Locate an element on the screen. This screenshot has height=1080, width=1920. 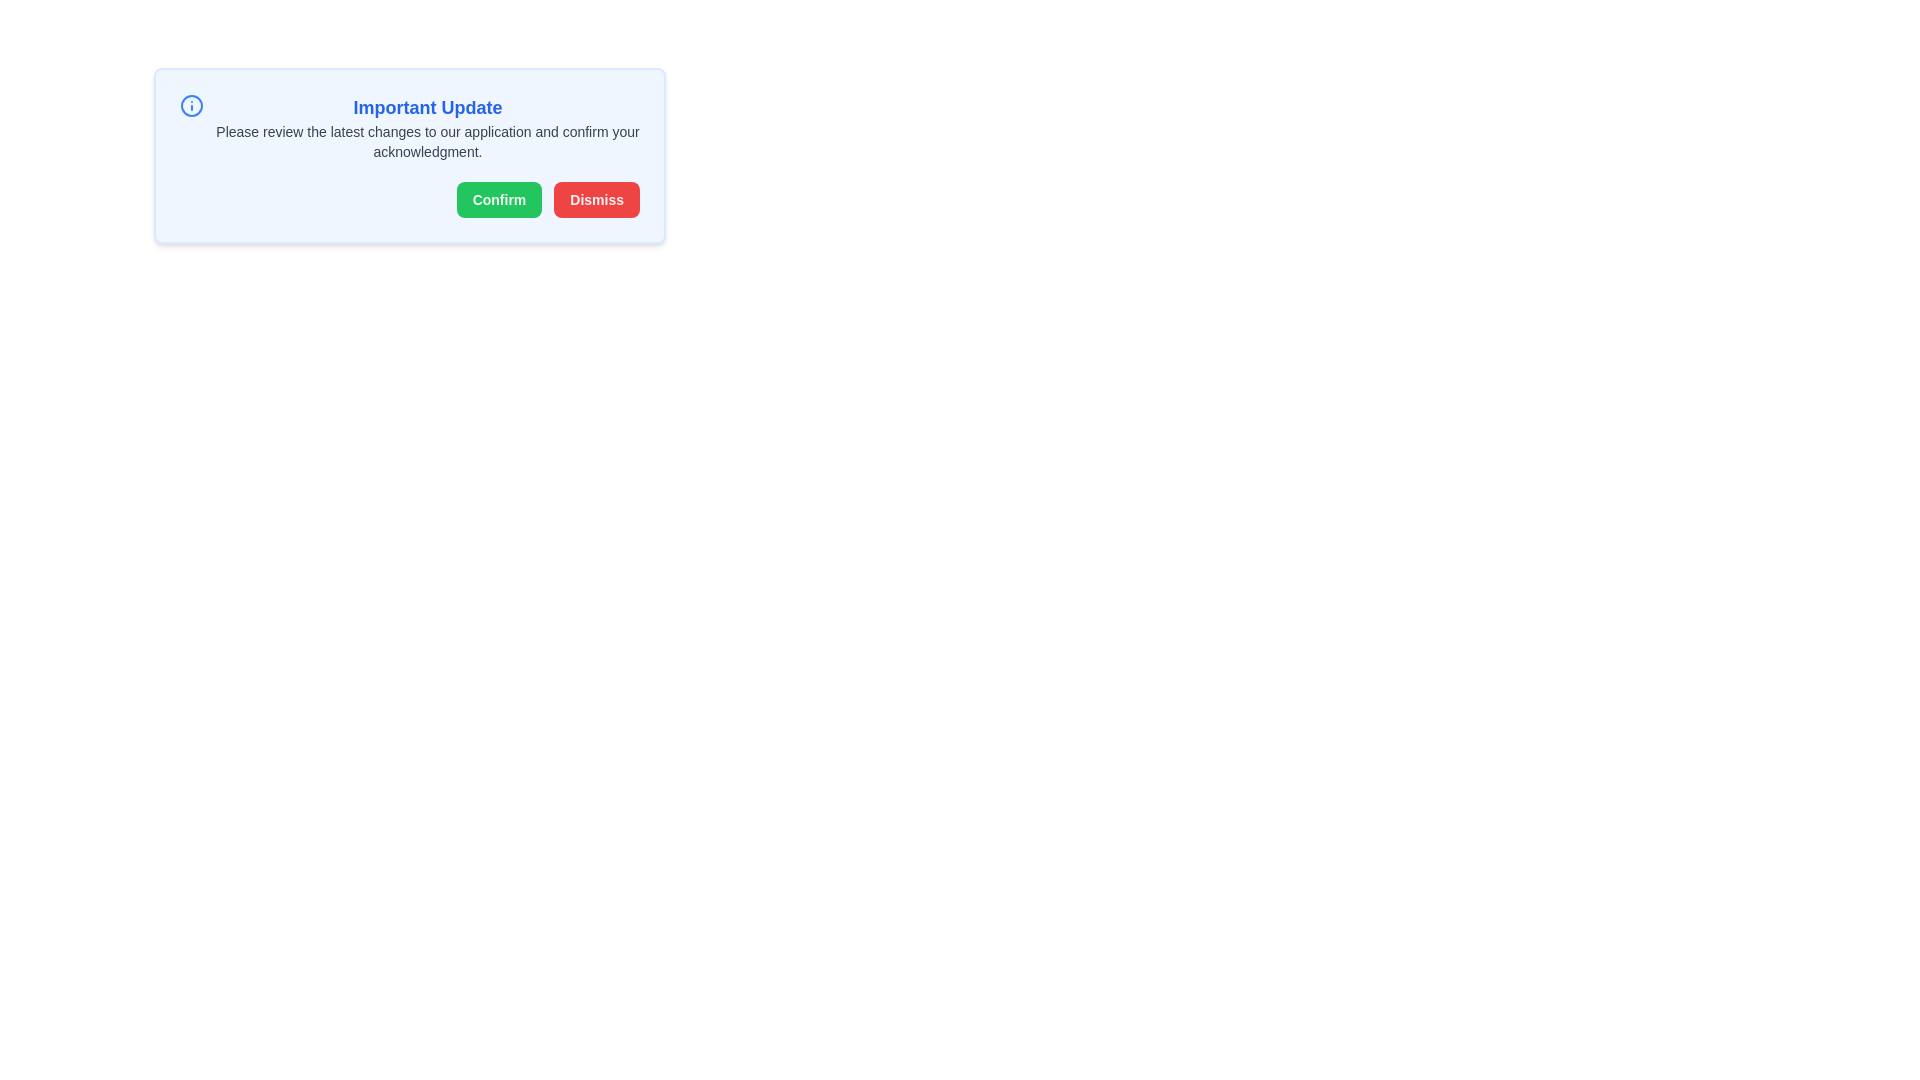
the left button that confirms acknowledgment or agreement within the notification message section is located at coordinates (499, 200).